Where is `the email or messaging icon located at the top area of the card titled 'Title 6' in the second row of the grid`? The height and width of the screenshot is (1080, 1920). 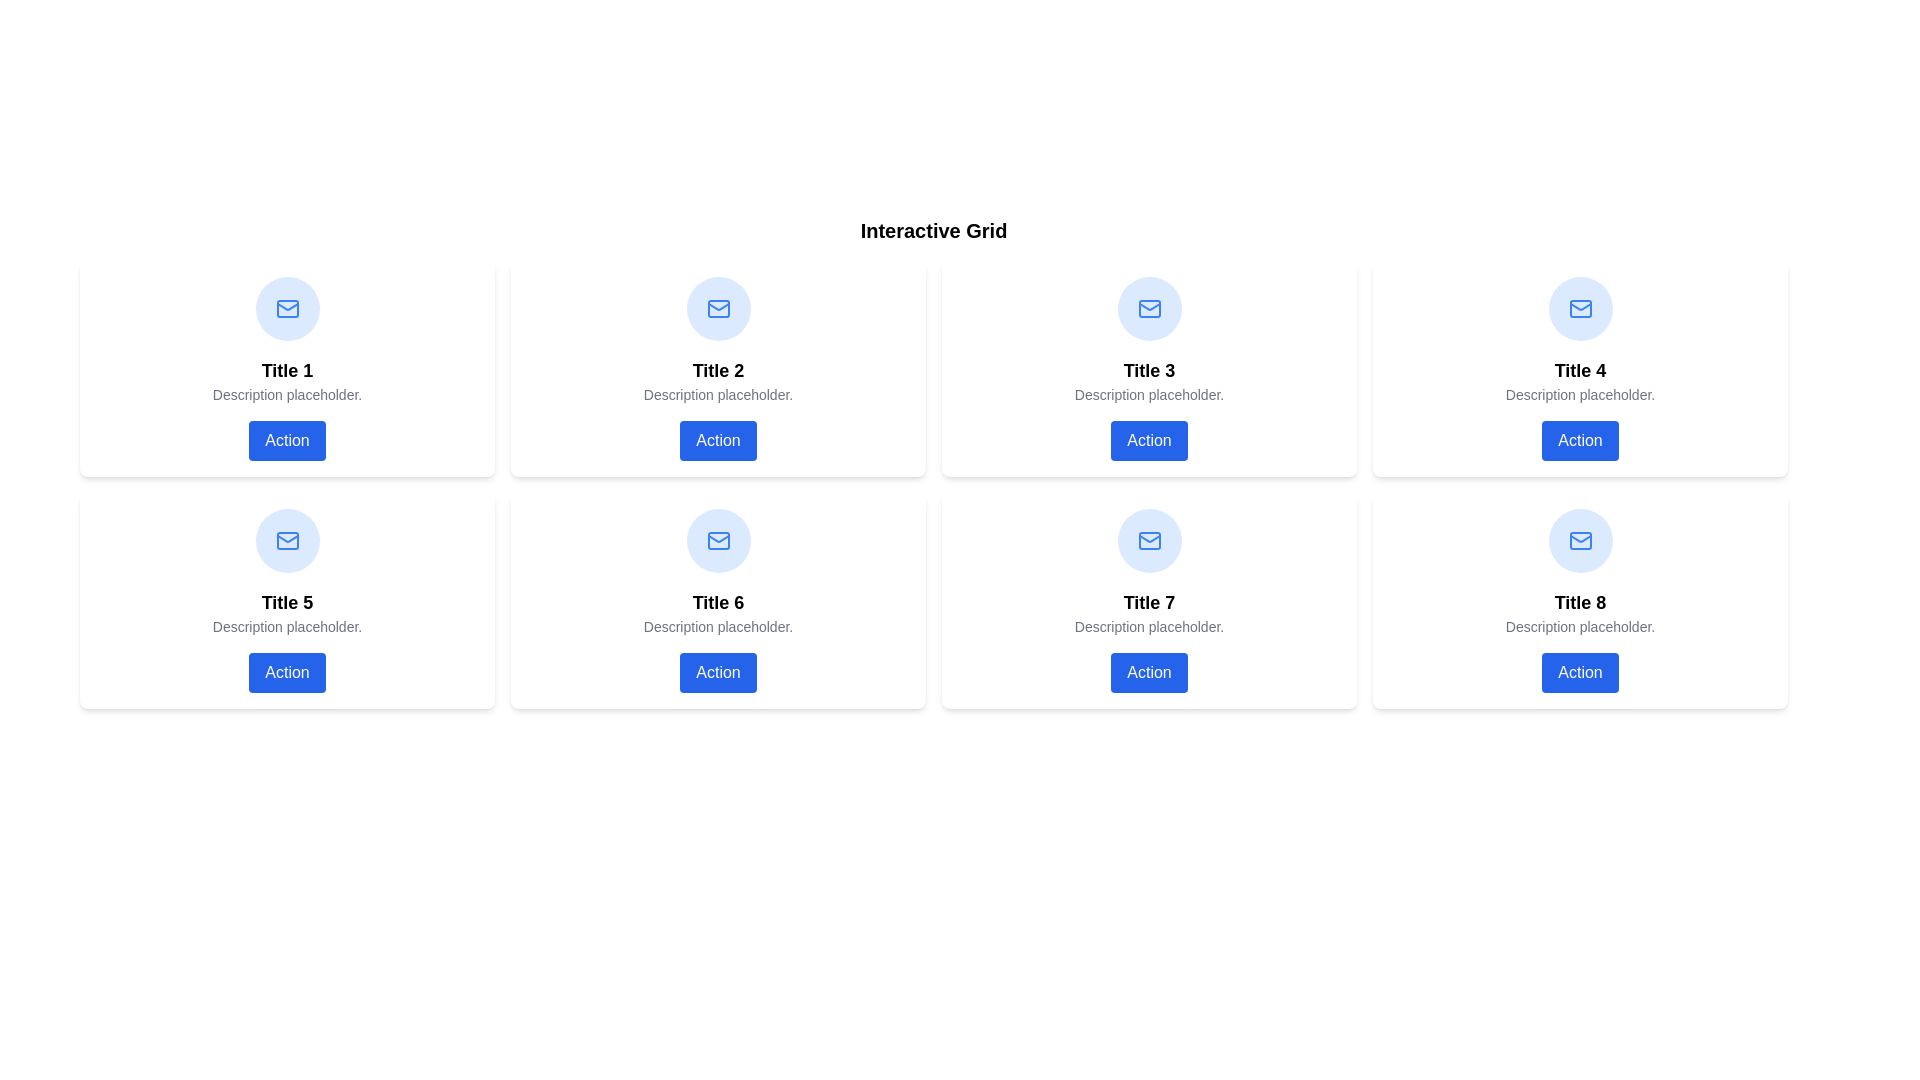
the email or messaging icon located at the top area of the card titled 'Title 6' in the second row of the grid is located at coordinates (718, 540).